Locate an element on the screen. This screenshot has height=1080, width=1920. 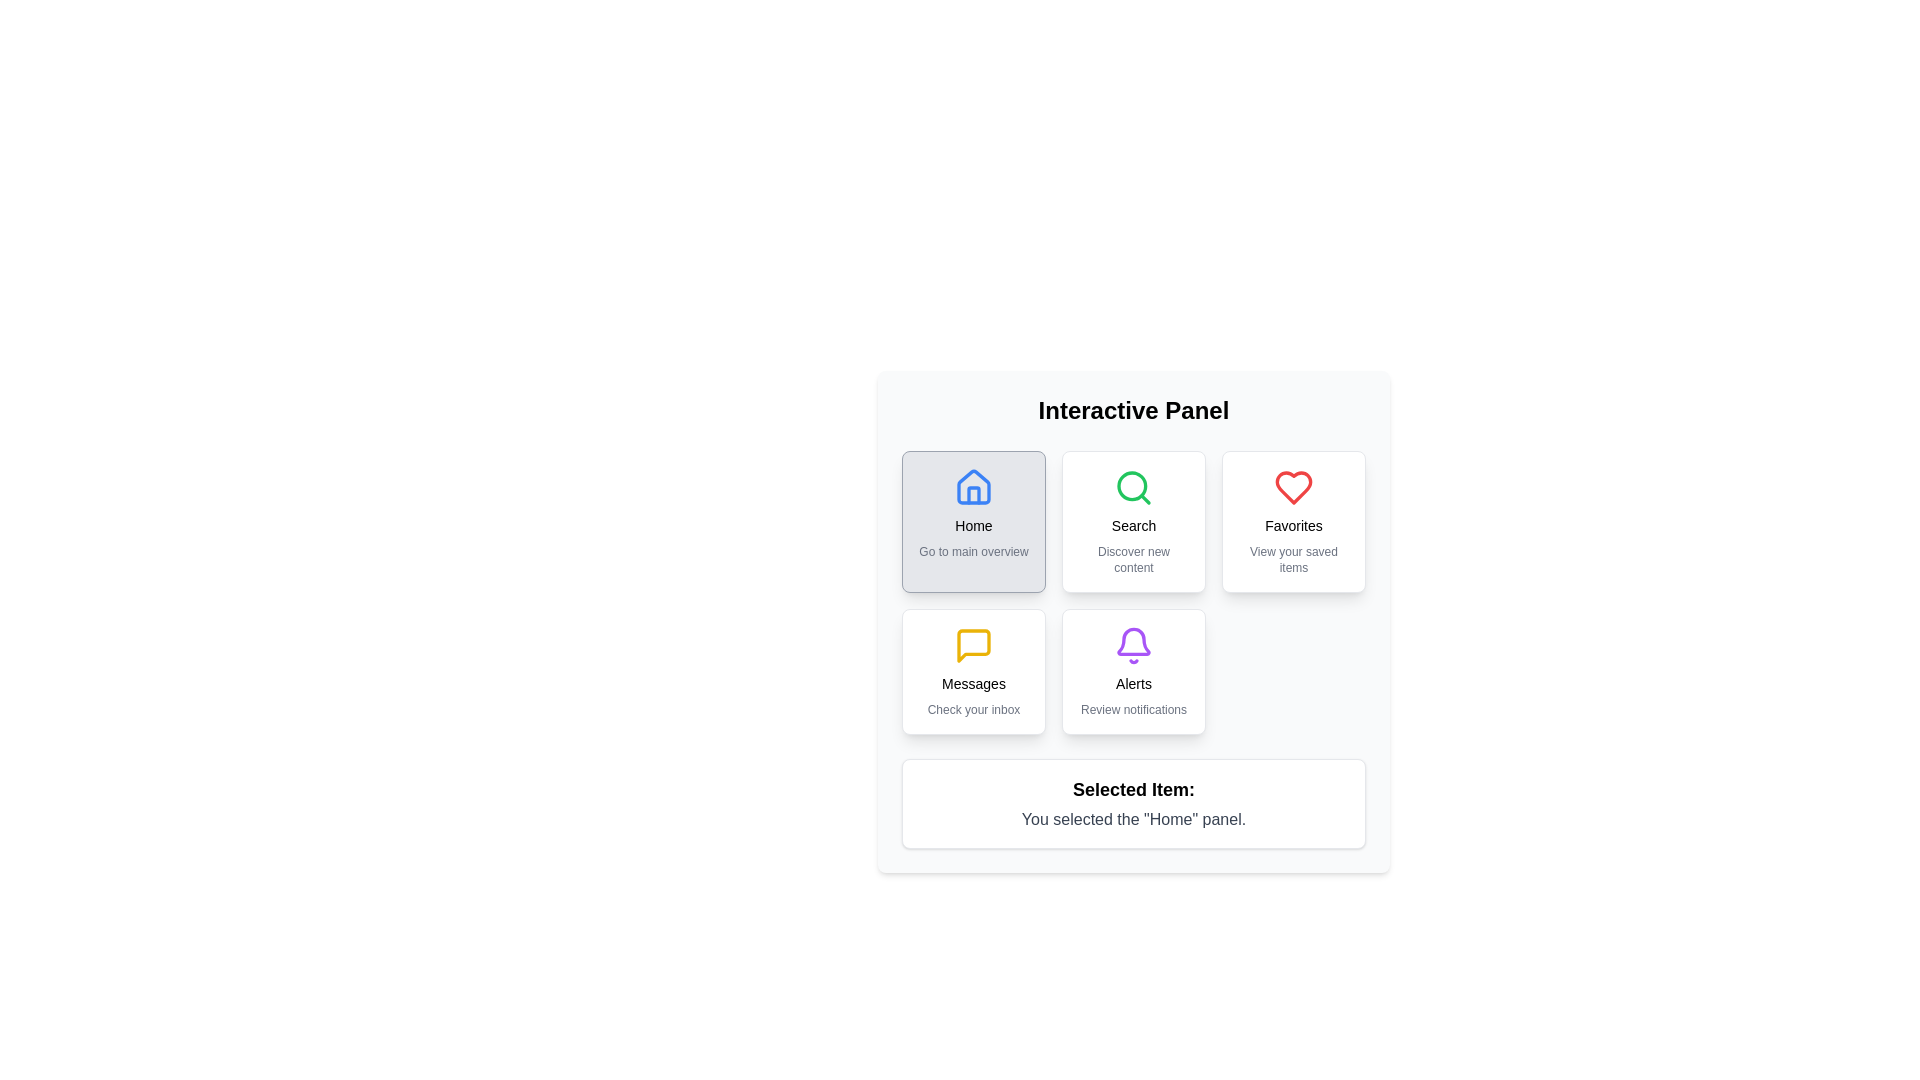
the static label text that indicates the purpose of the panel for viewing messages or checking an inbox, located below the yellow speech bubble icon and above the descriptive text 'Check your inbox' is located at coordinates (974, 682).